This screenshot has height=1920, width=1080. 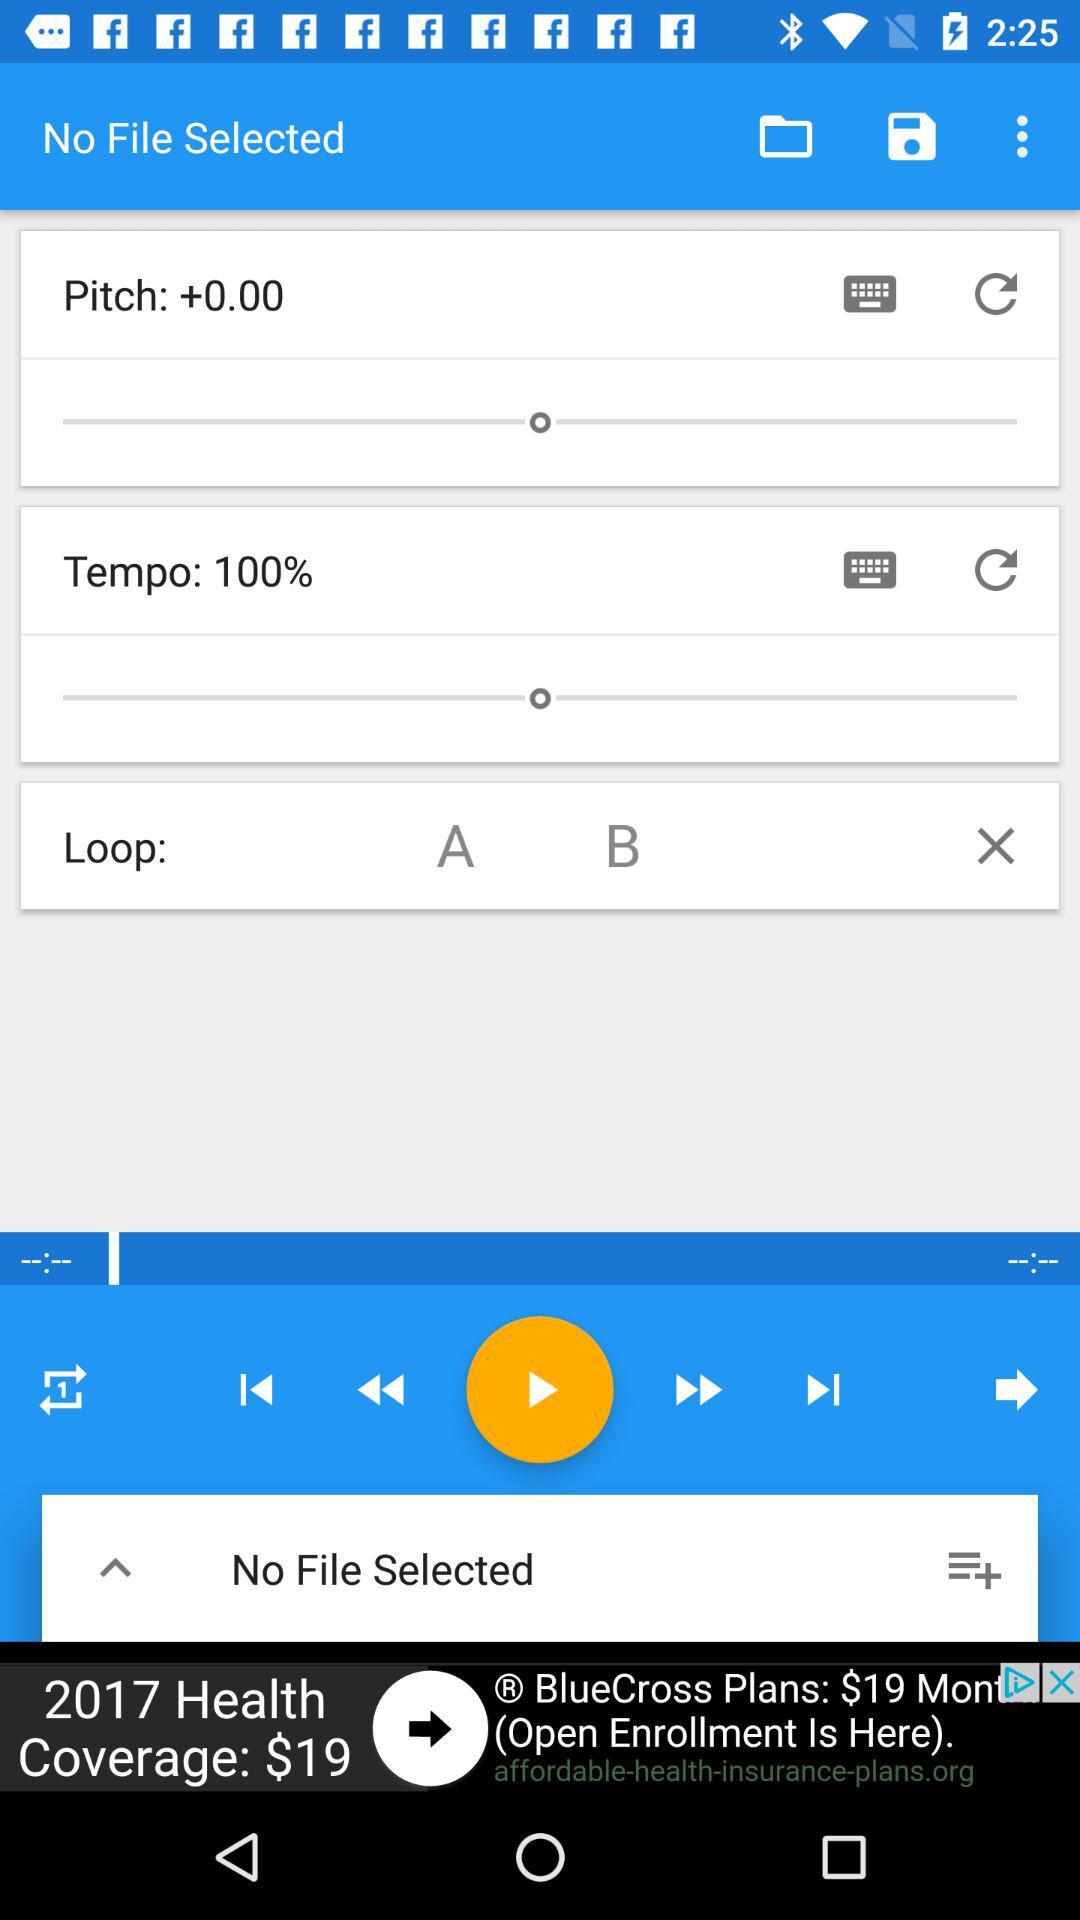 What do you see at coordinates (995, 292) in the screenshot?
I see `reload option` at bounding box center [995, 292].